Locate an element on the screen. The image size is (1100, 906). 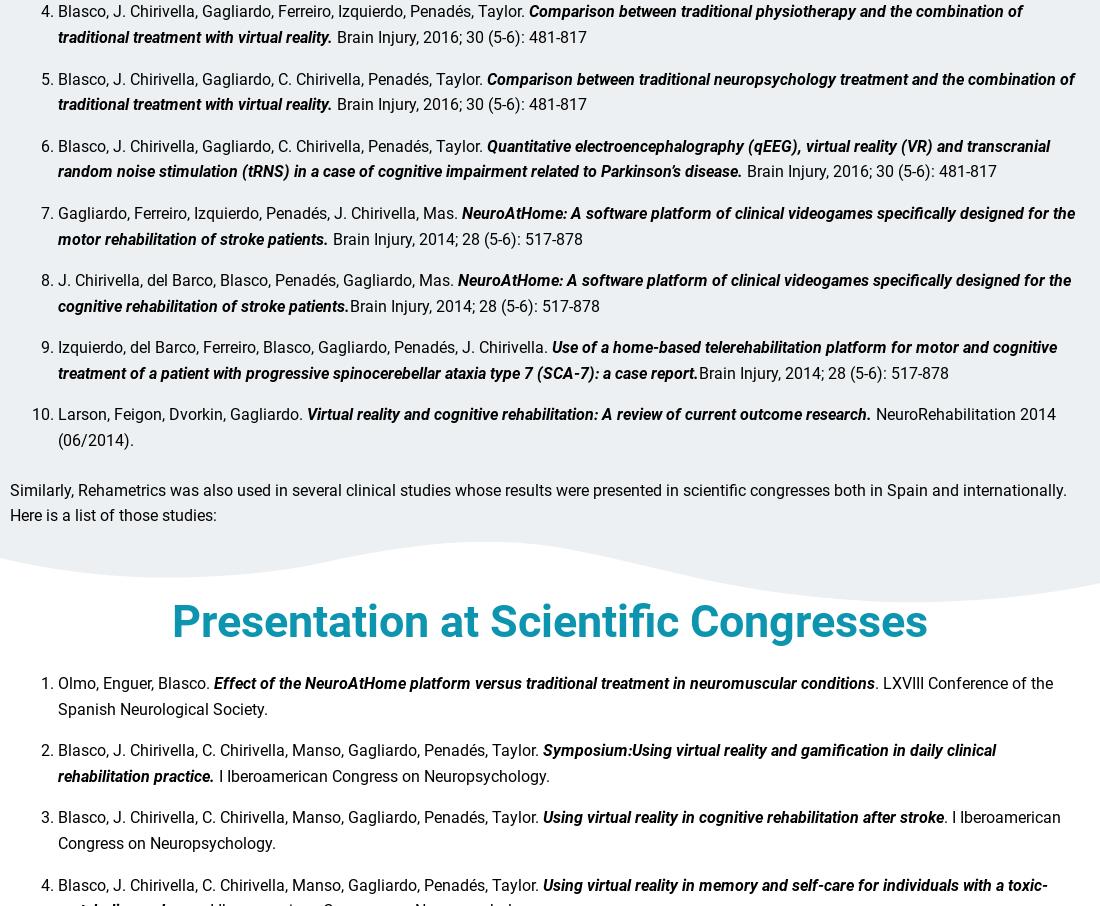
'Comparison between traditional neuropsychology treatment and the combination of traditional treatment with virtual reality.' is located at coordinates (565, 99).